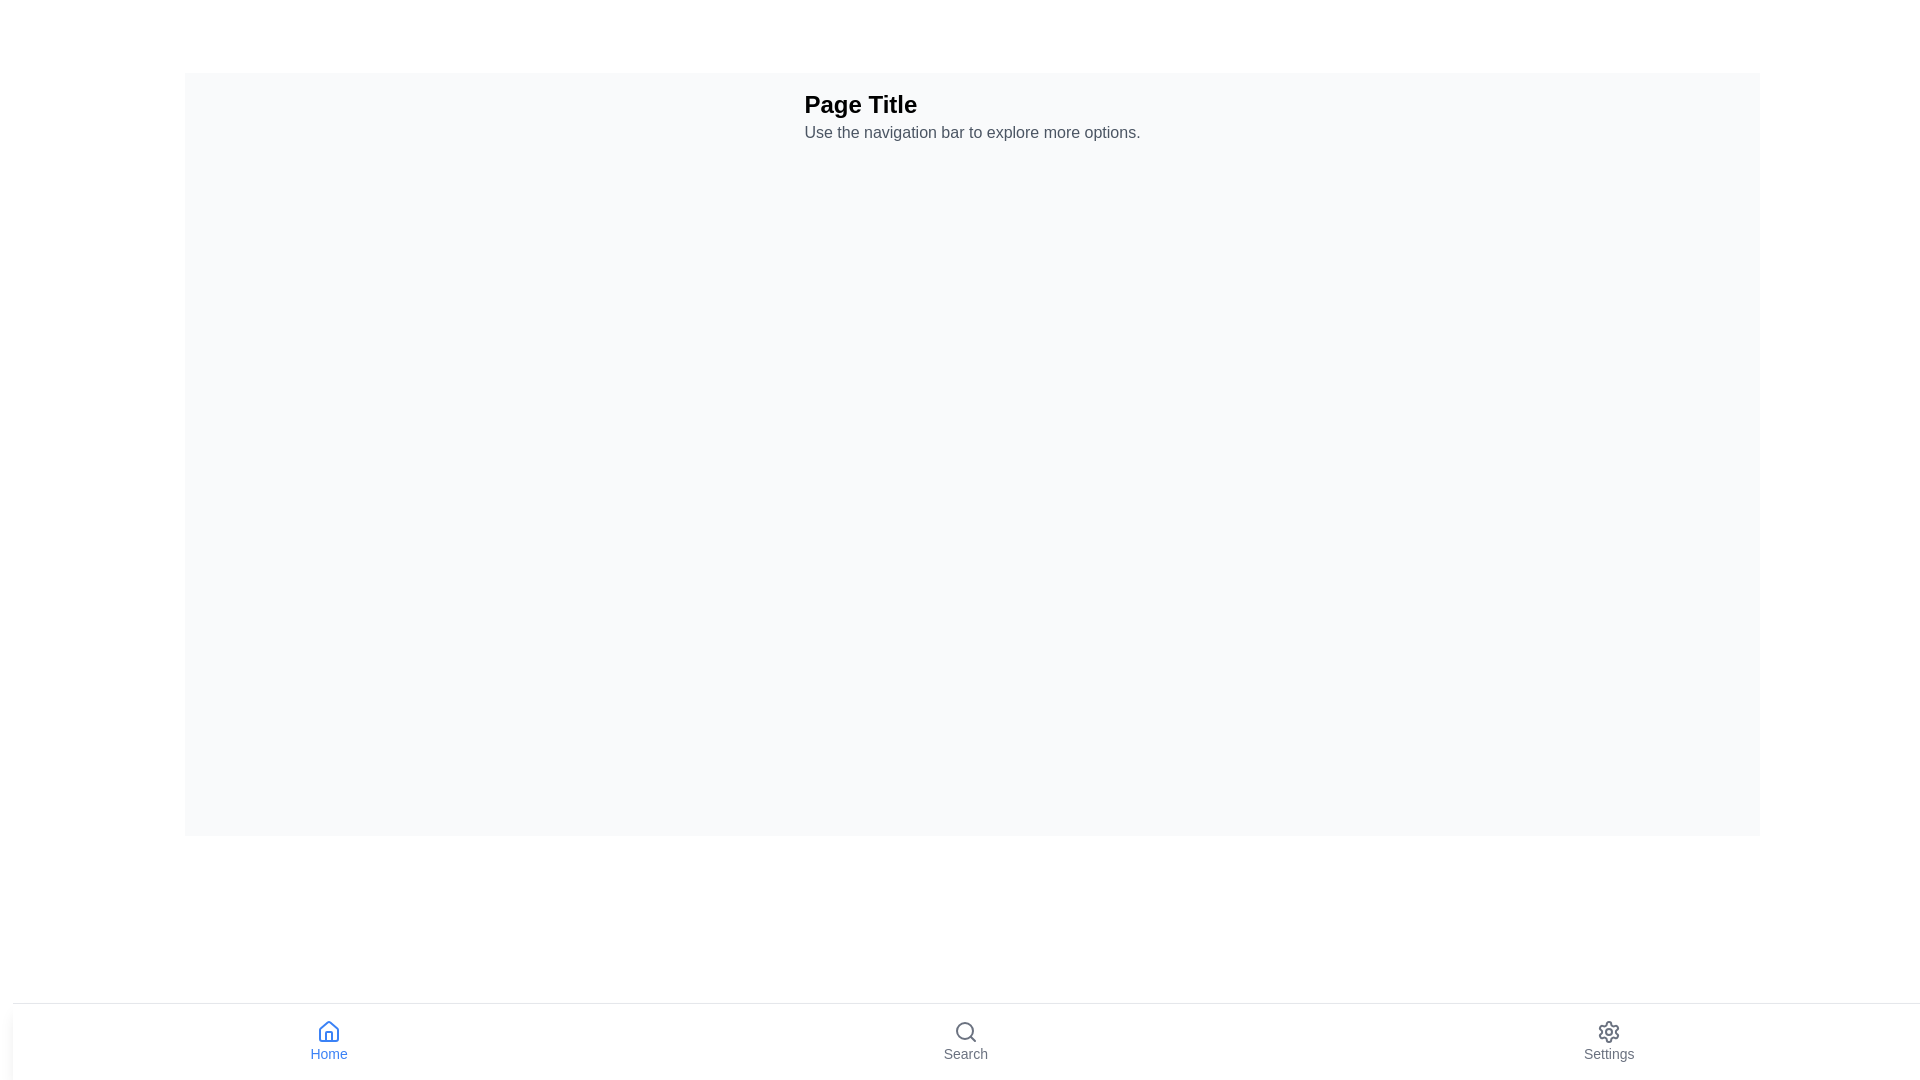 Image resolution: width=1920 pixels, height=1080 pixels. Describe the element at coordinates (329, 1040) in the screenshot. I see `the Home button located on the bottom navigation bar` at that location.